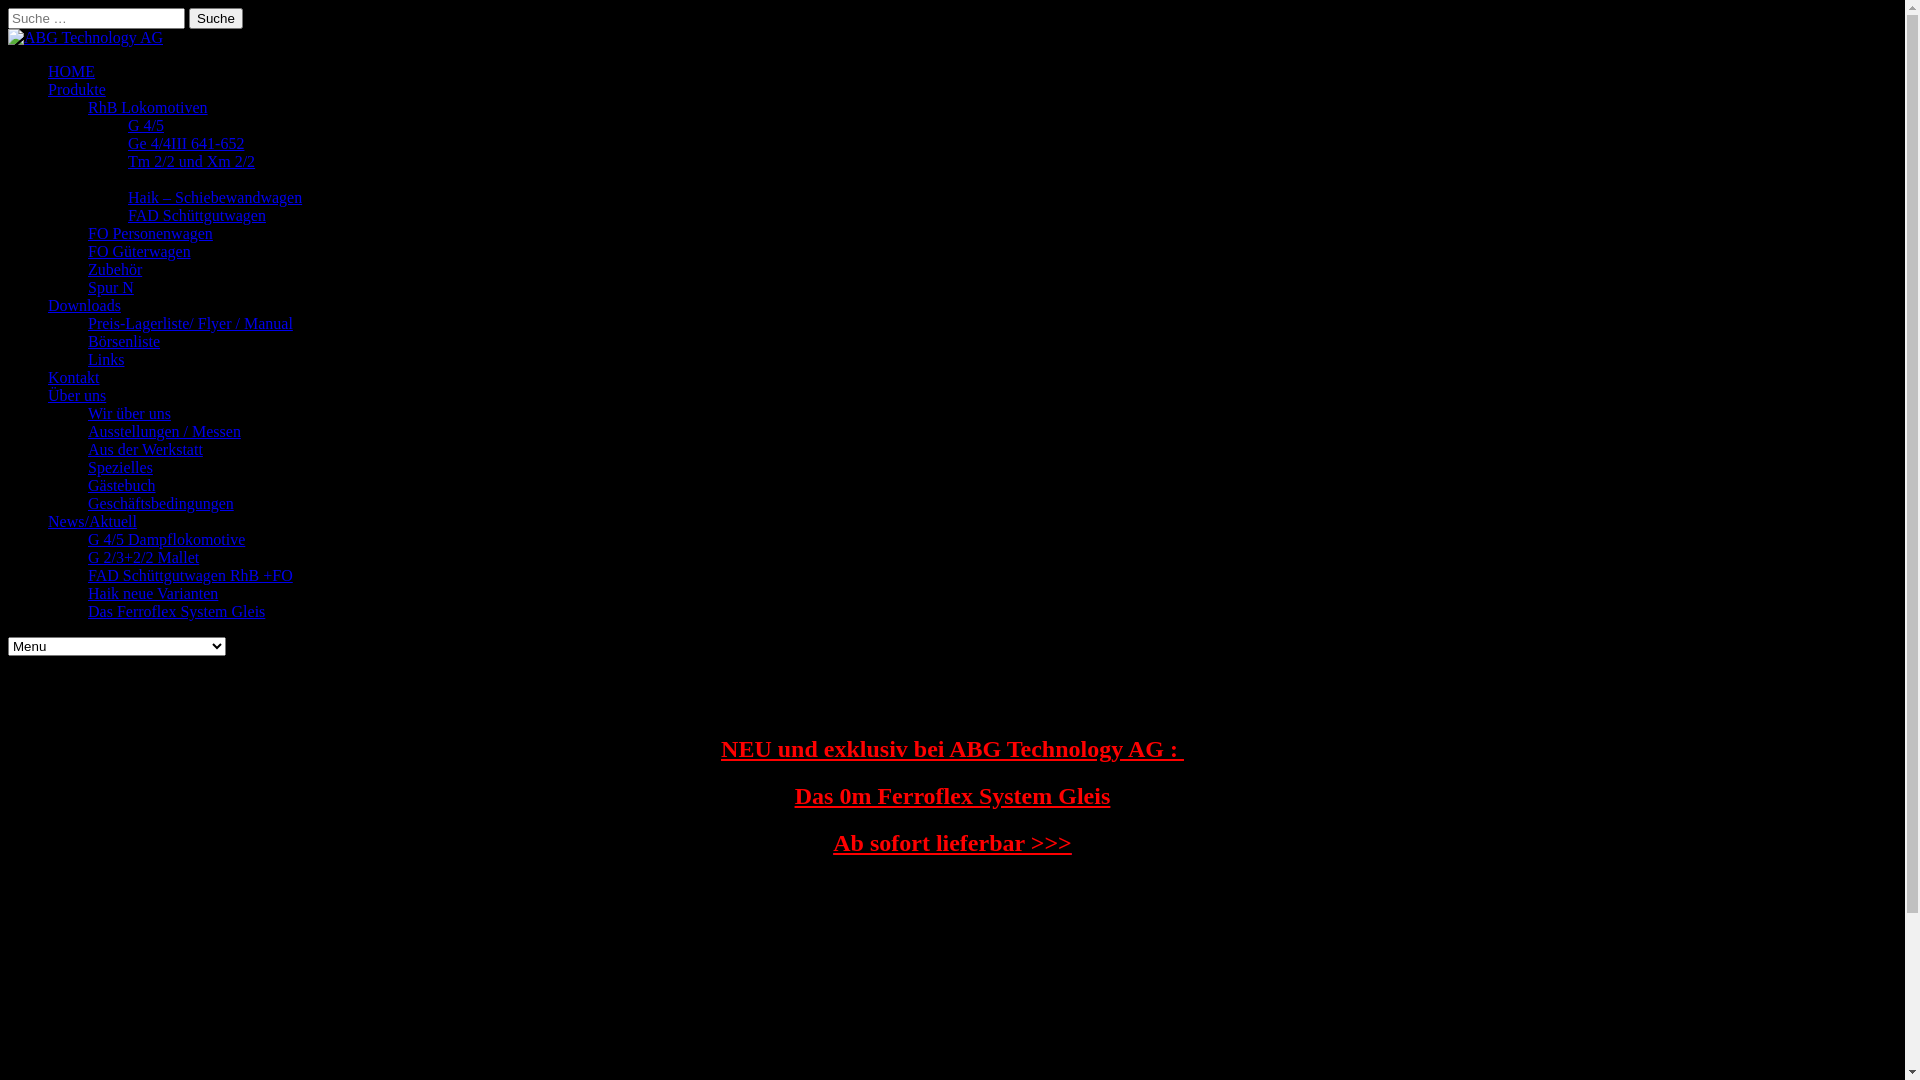  I want to click on 'Links', so click(104, 358).